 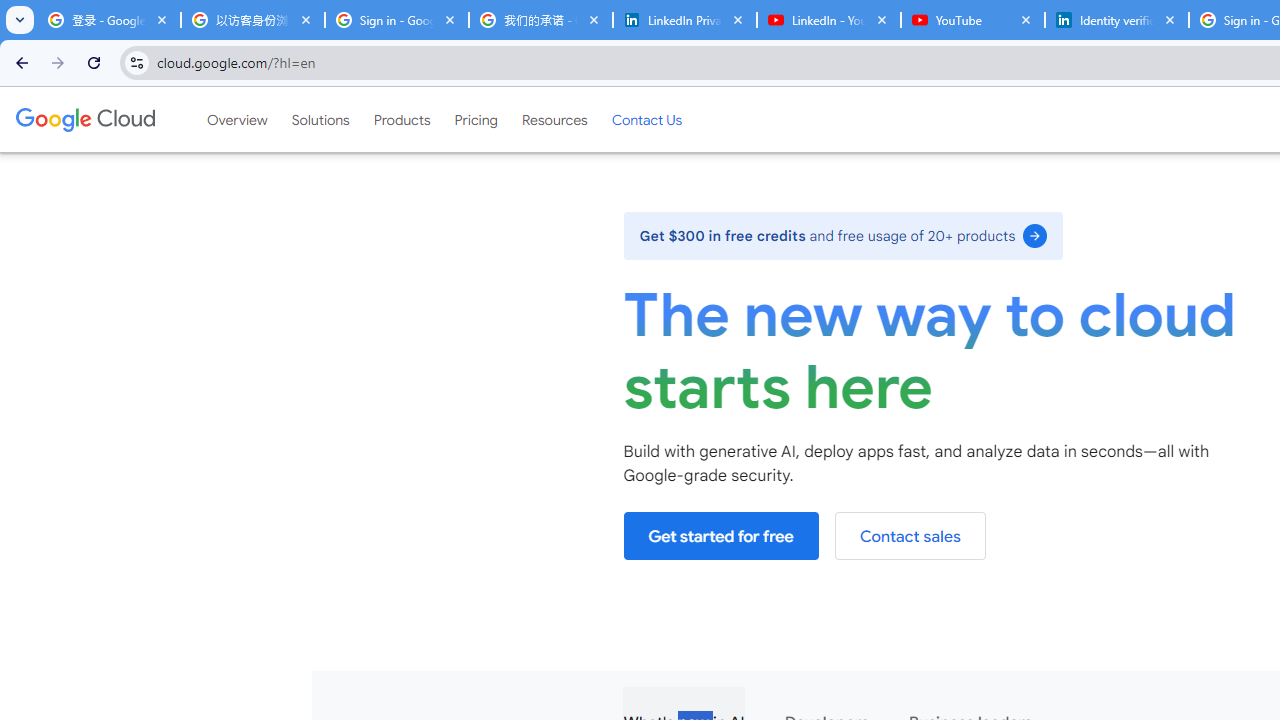 What do you see at coordinates (720, 535) in the screenshot?
I see `'Get started for free'` at bounding box center [720, 535].